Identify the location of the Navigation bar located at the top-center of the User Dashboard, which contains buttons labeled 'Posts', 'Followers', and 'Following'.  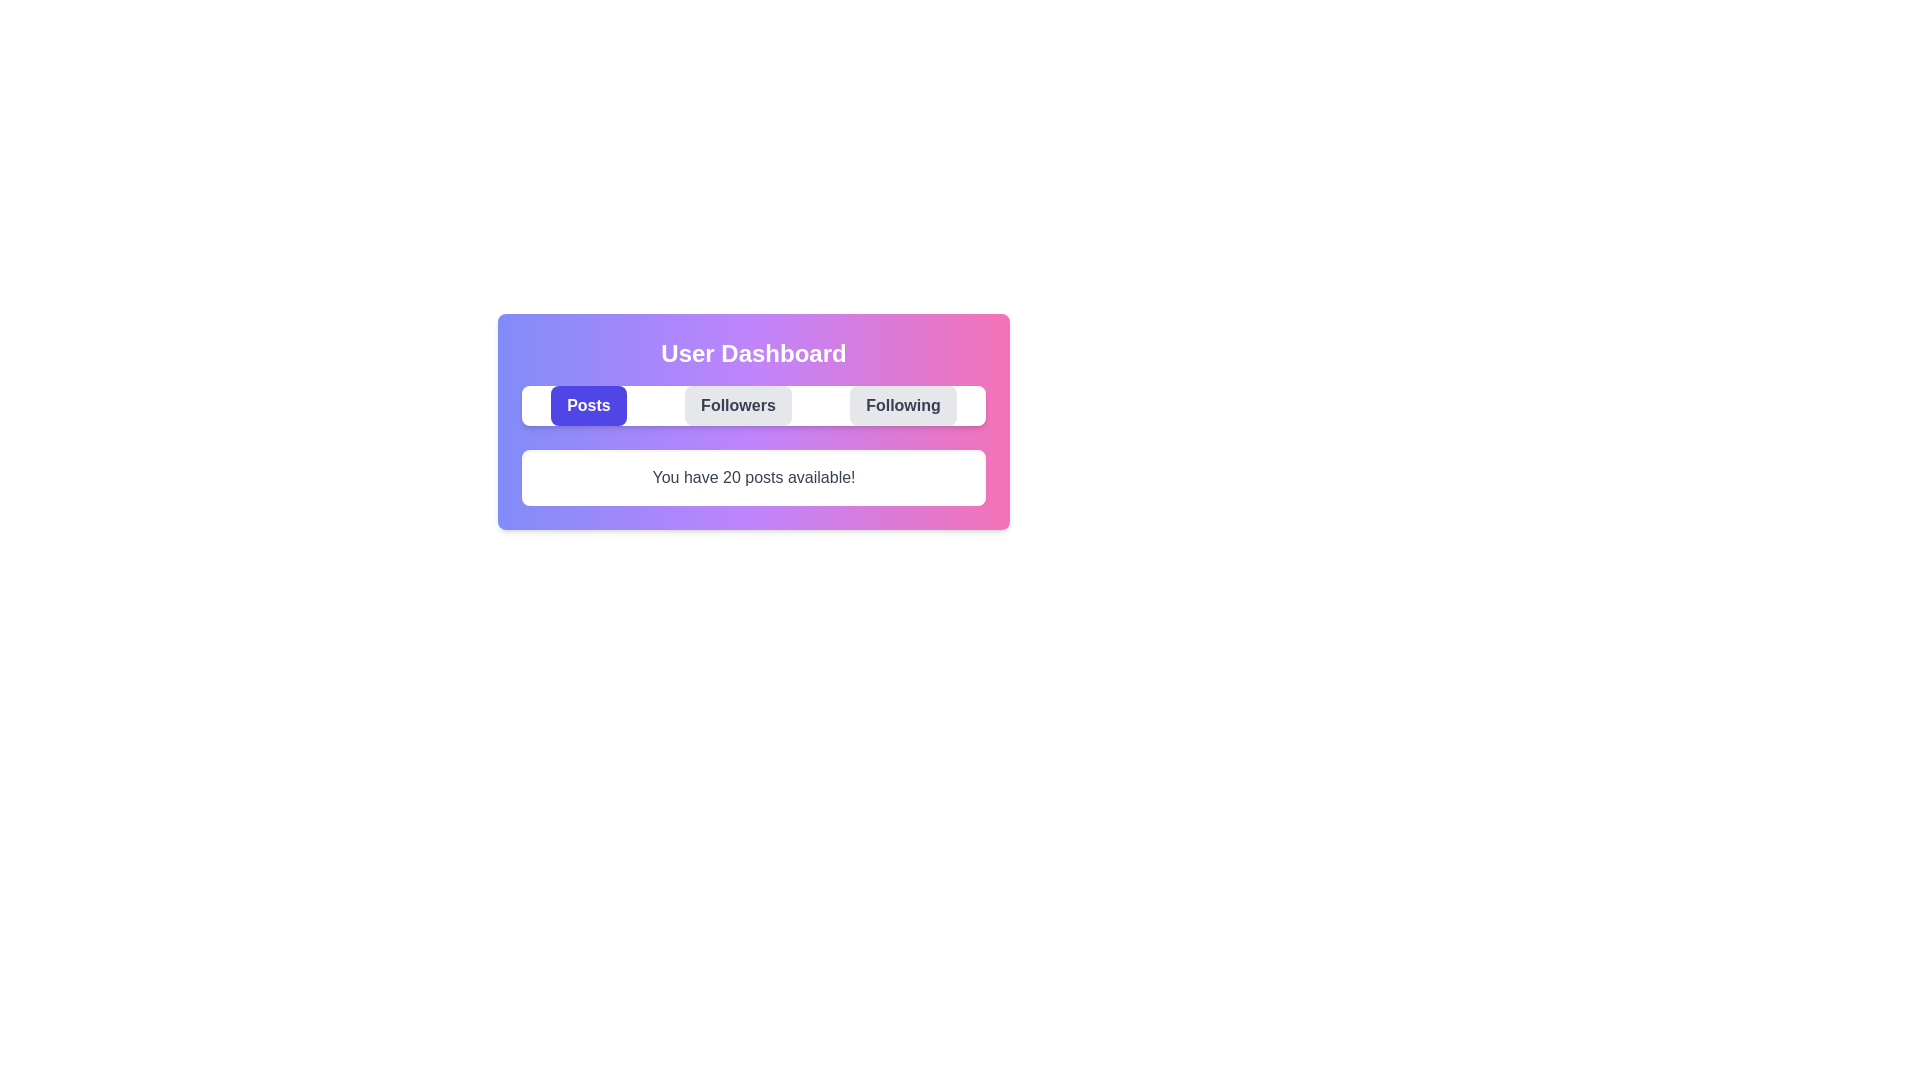
(752, 405).